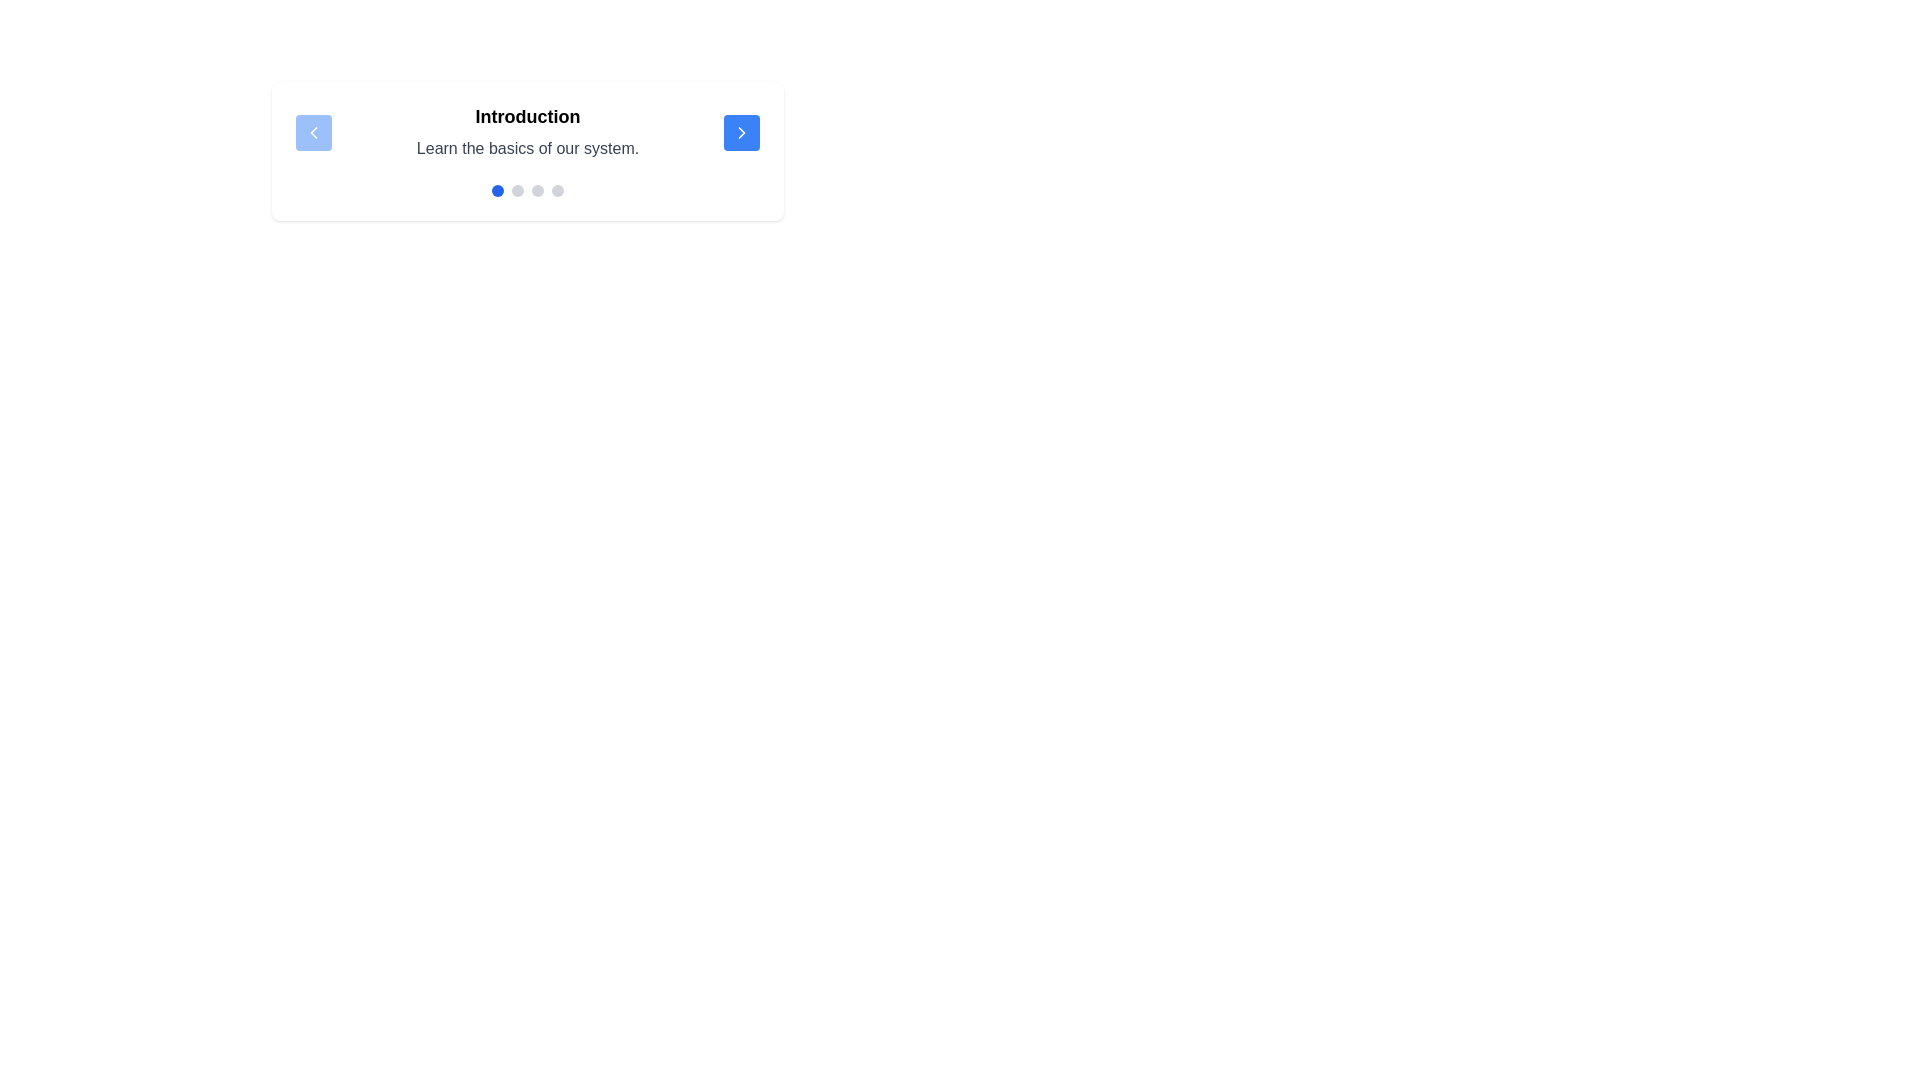 This screenshot has width=1920, height=1080. Describe the element at coordinates (518, 190) in the screenshot. I see `the second page indicator dot in the carousel, which is positioned between a blue indicator and two gray indicators` at that location.